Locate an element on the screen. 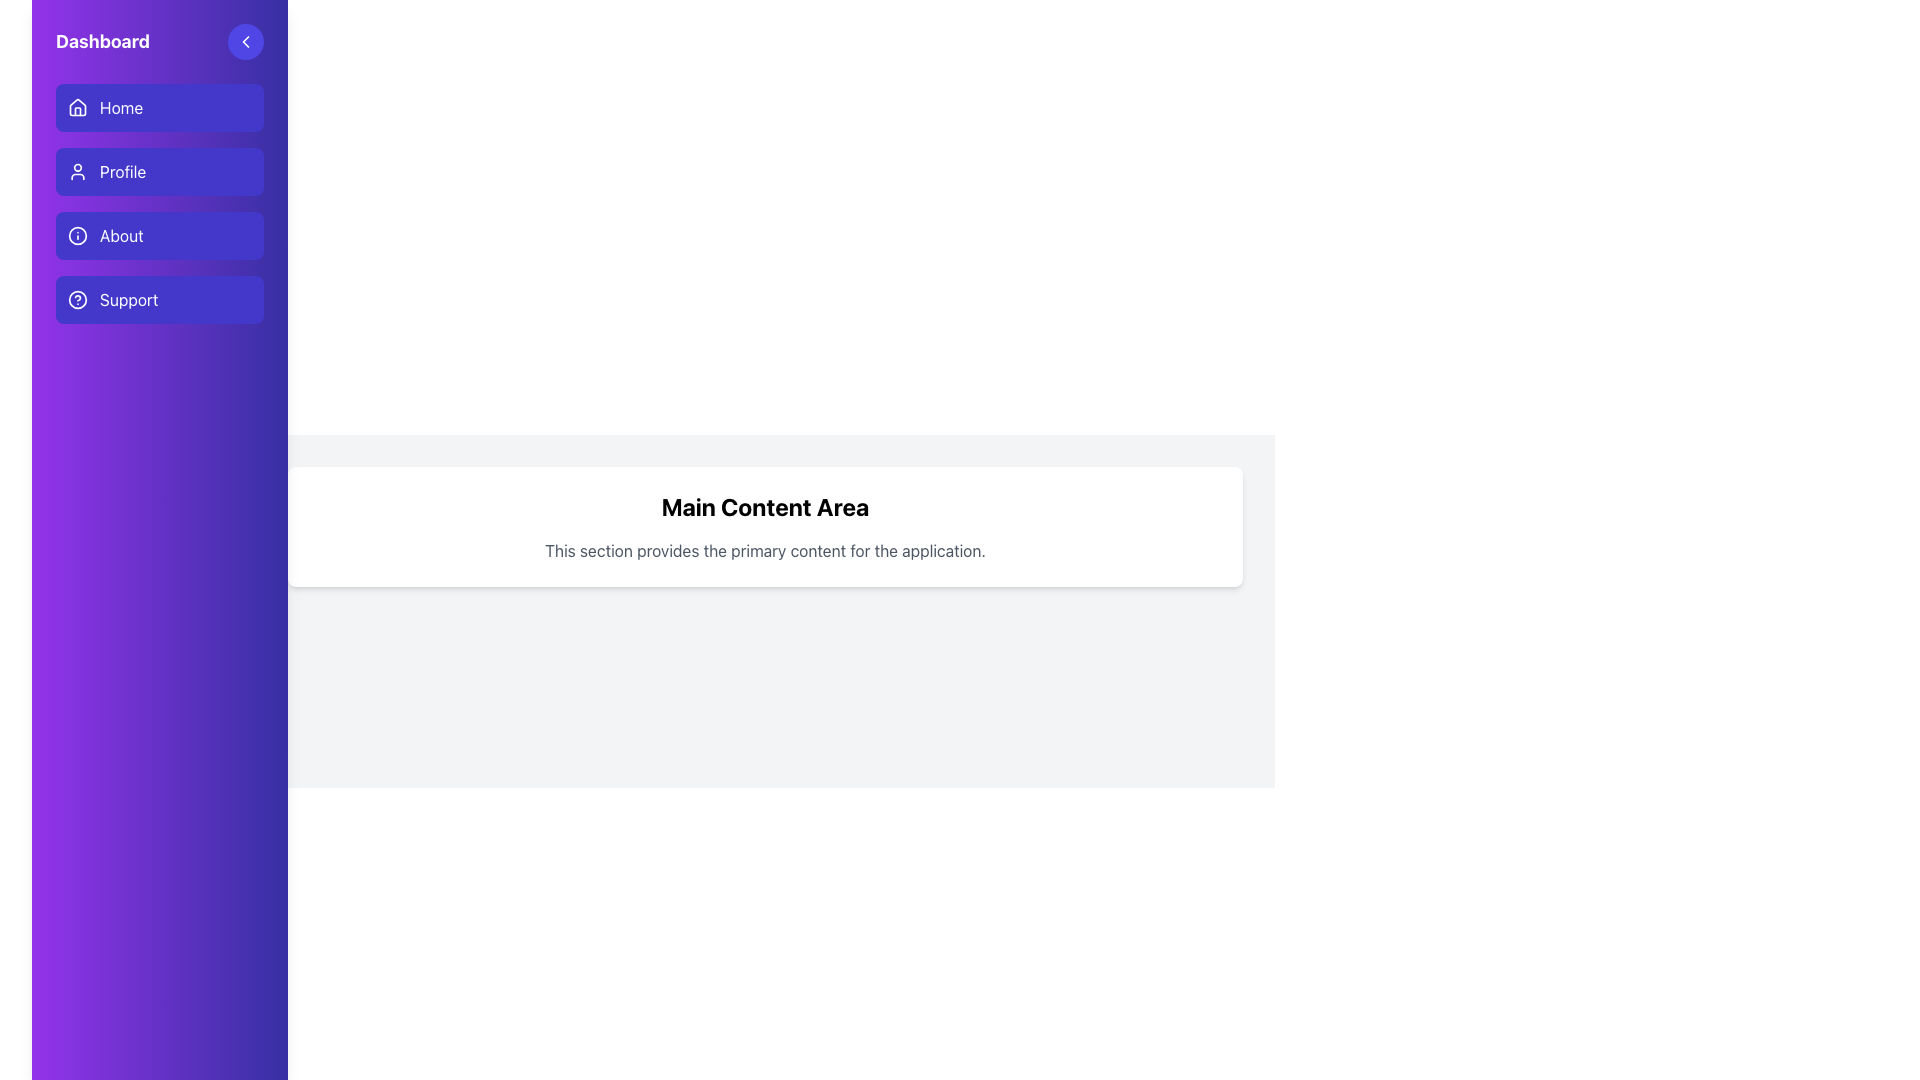 Image resolution: width=1920 pixels, height=1080 pixels. the user profile icon, which is characterized by a circular head and shoulders, styled with thin lines and rendered in white color against a violet button-like background, located within the 'Profile' button on the left vertical navigation bar is located at coordinates (77, 171).